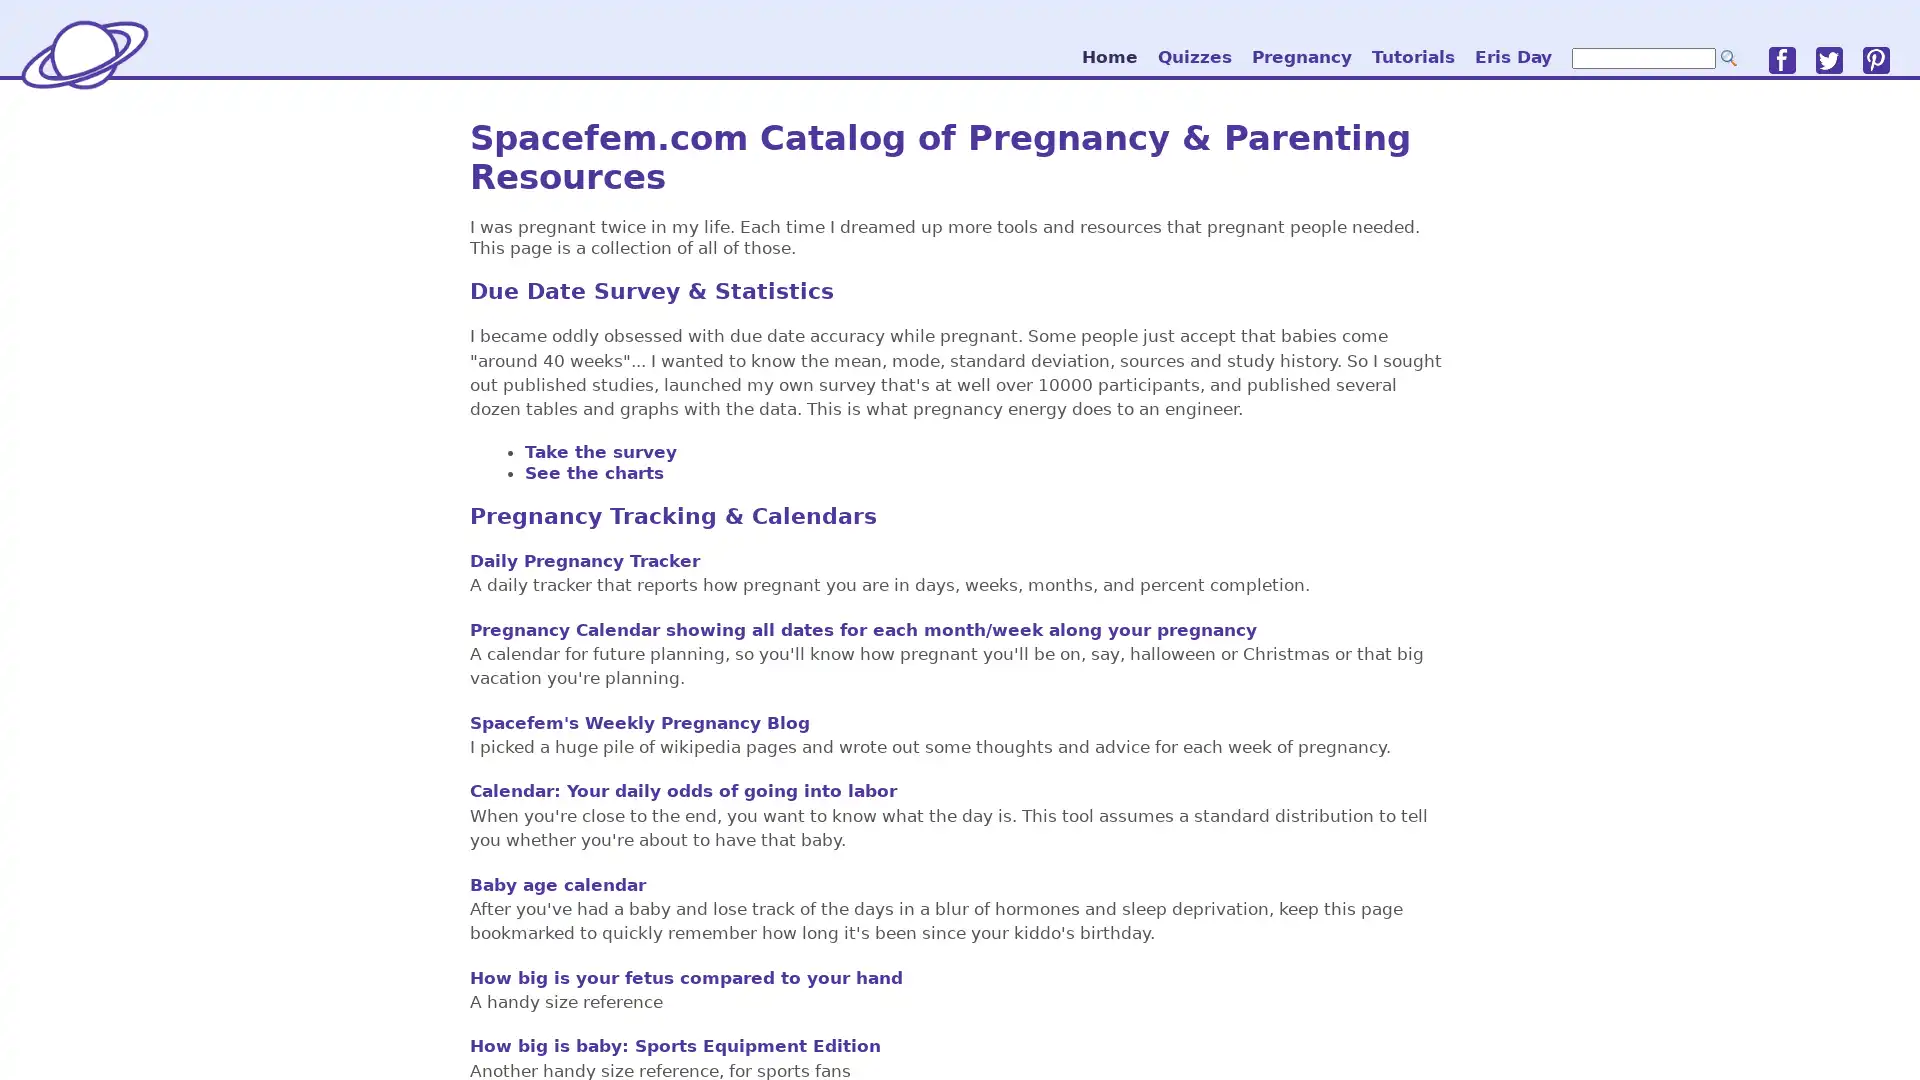  I want to click on go, so click(1733, 56).